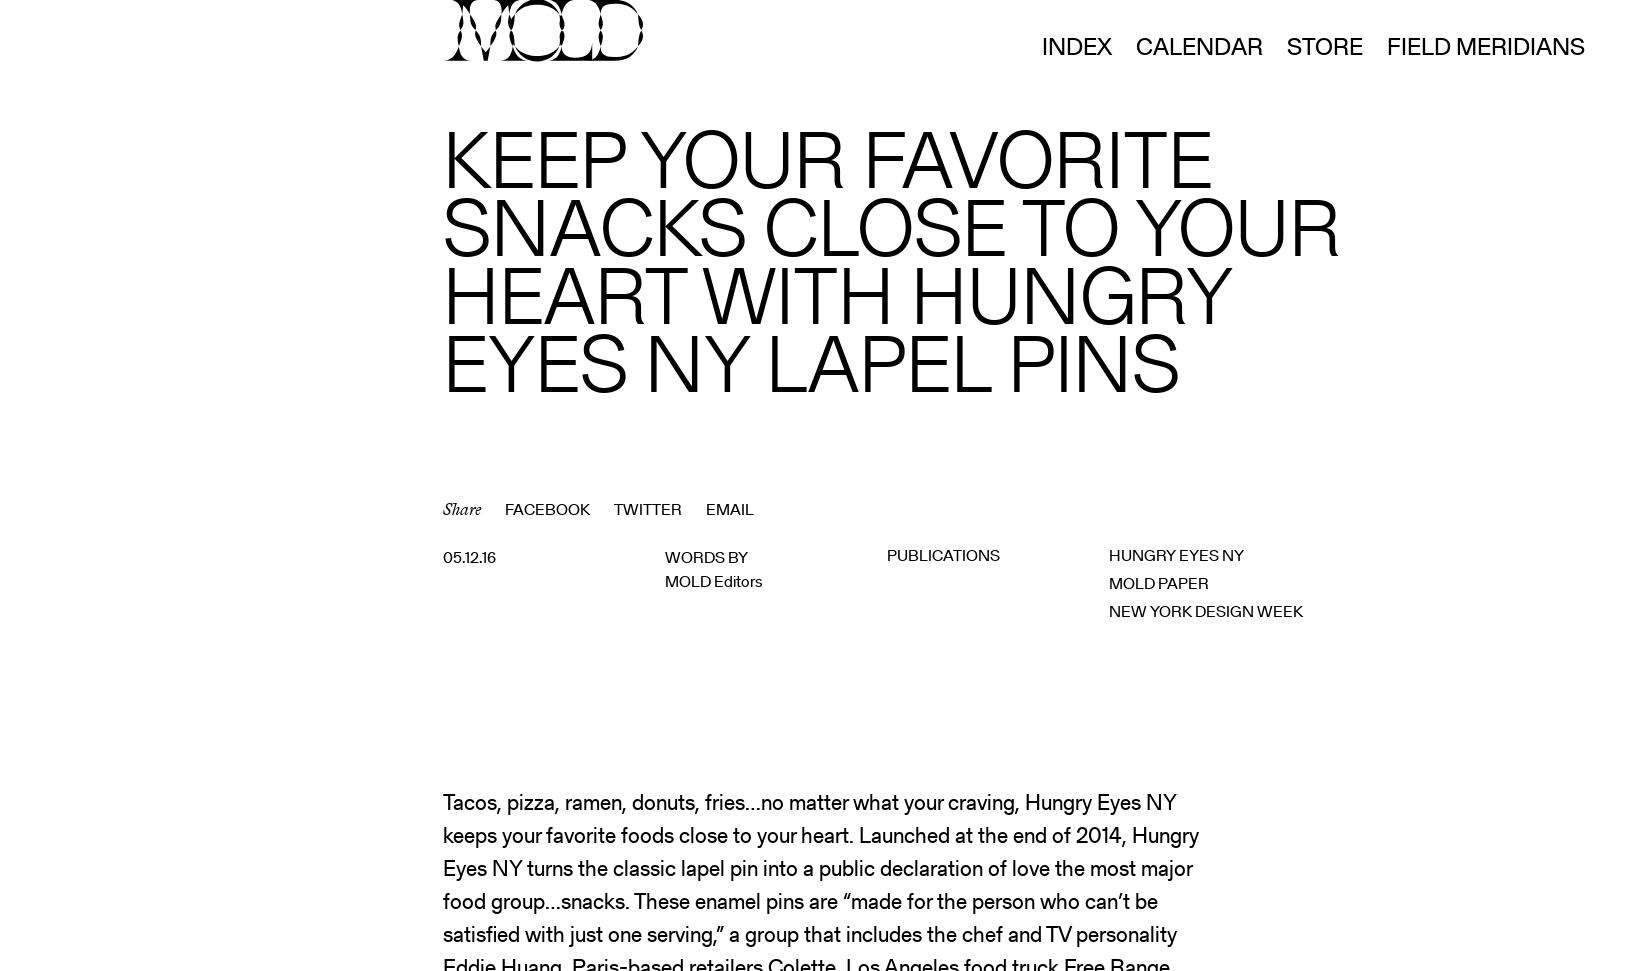 The image size is (1648, 971). Describe the element at coordinates (469, 557) in the screenshot. I see `'05.12.16'` at that location.